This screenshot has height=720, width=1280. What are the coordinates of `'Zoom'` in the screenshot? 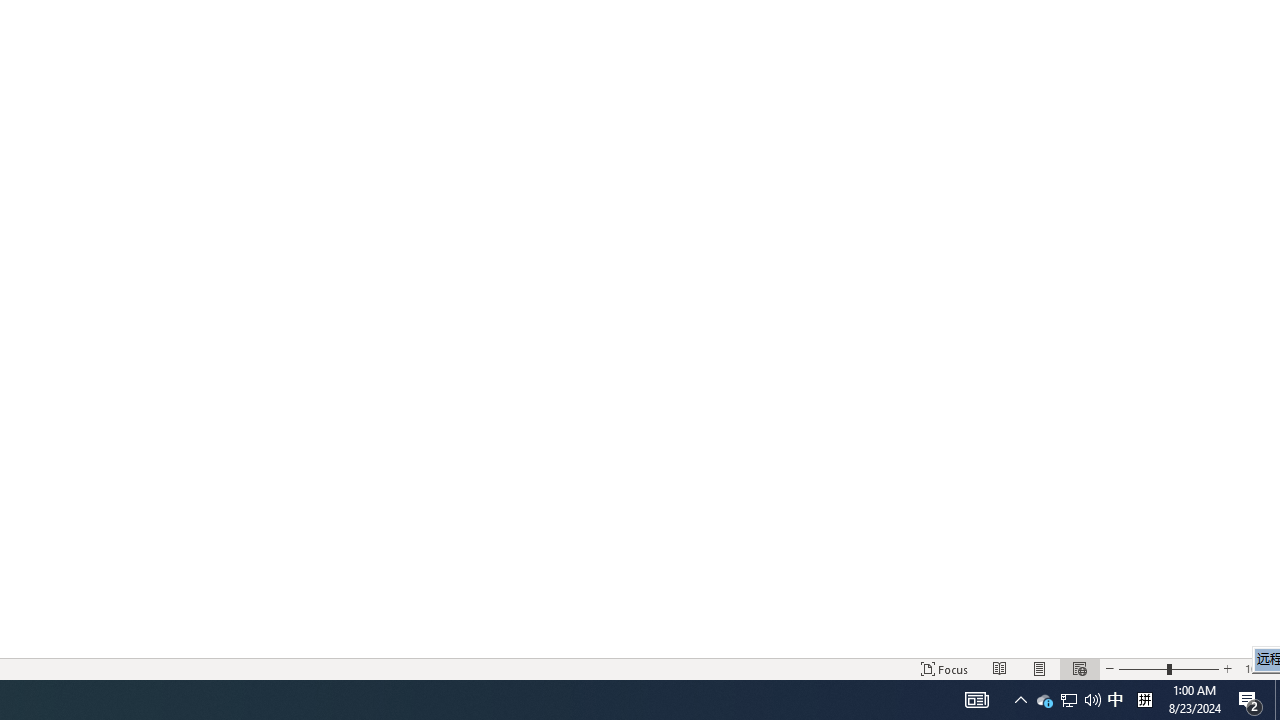 It's located at (1168, 669).